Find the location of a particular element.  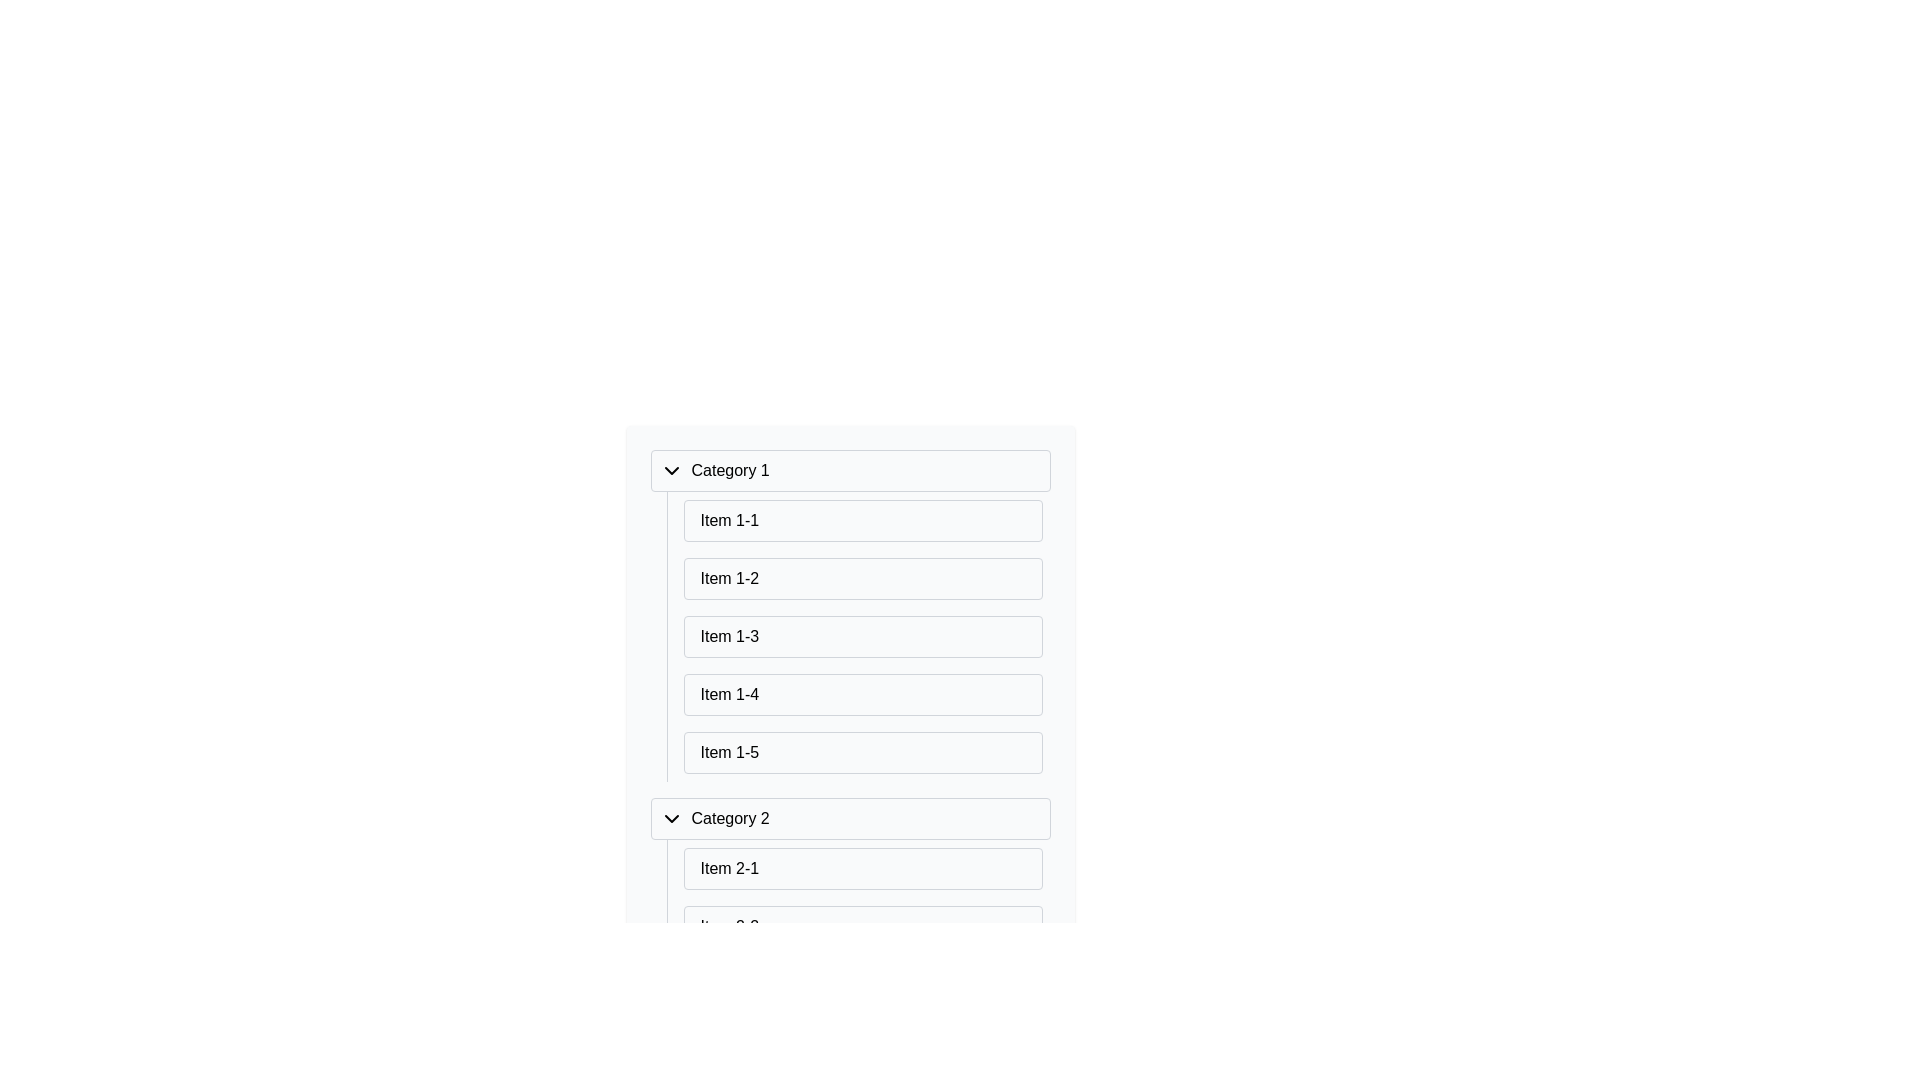

the fourth list item under 'Category 1' is located at coordinates (863, 693).